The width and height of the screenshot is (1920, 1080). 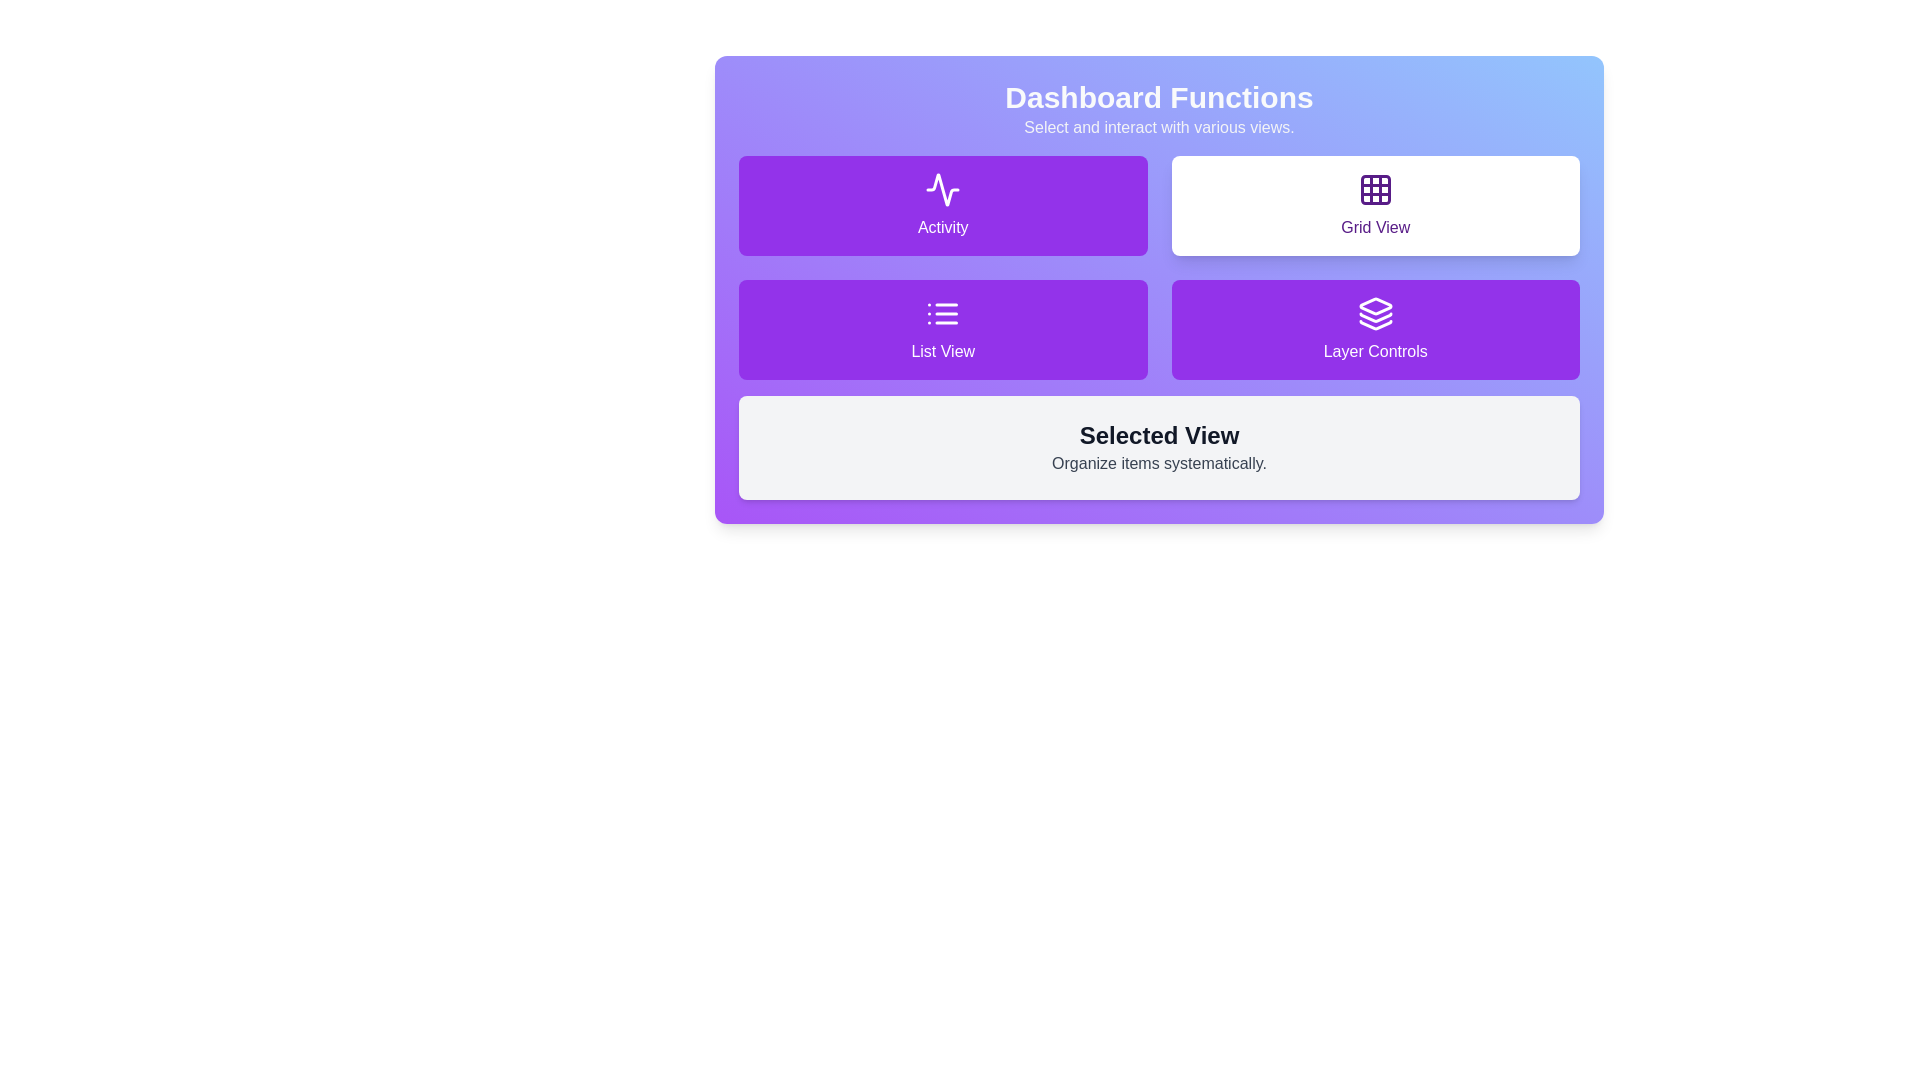 What do you see at coordinates (942, 205) in the screenshot?
I see `the 'Activity' button, which is a rectangular button with a rounded border, featuring a vibrant purple background and a white icon resembling an activity trace with the text 'Activity' below it` at bounding box center [942, 205].